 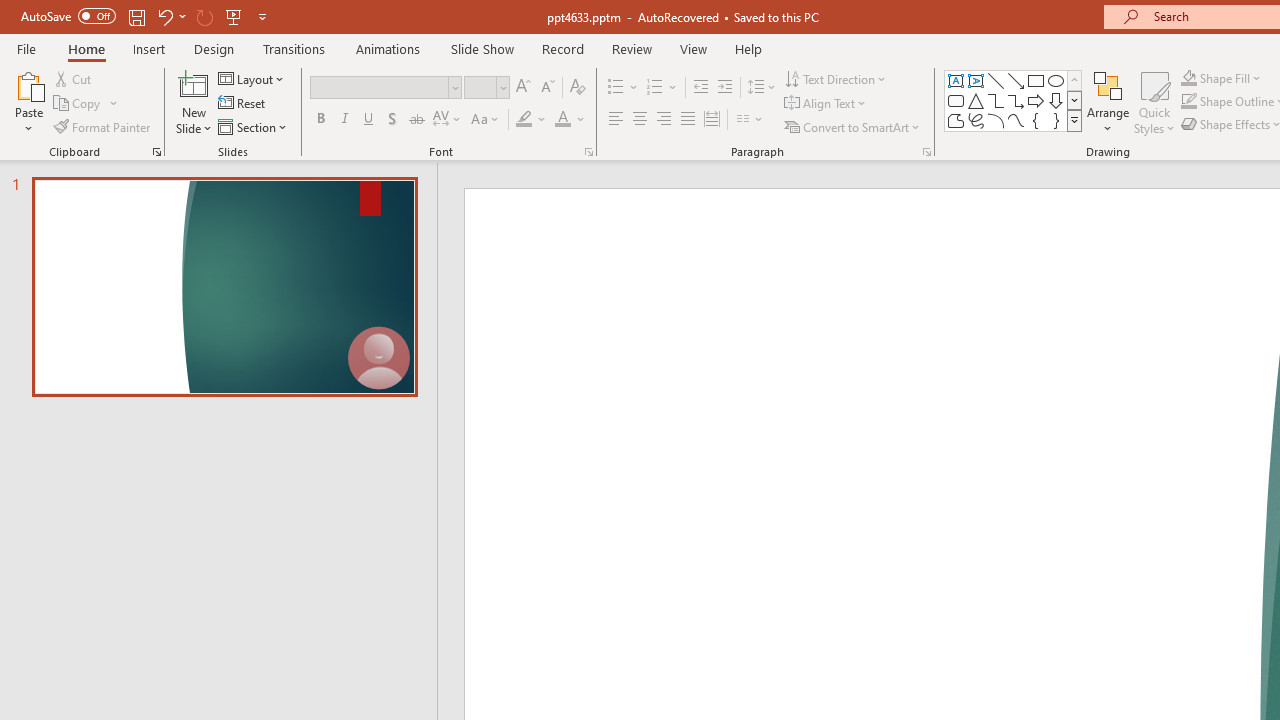 I want to click on 'Decrease Font Size', so click(x=547, y=86).